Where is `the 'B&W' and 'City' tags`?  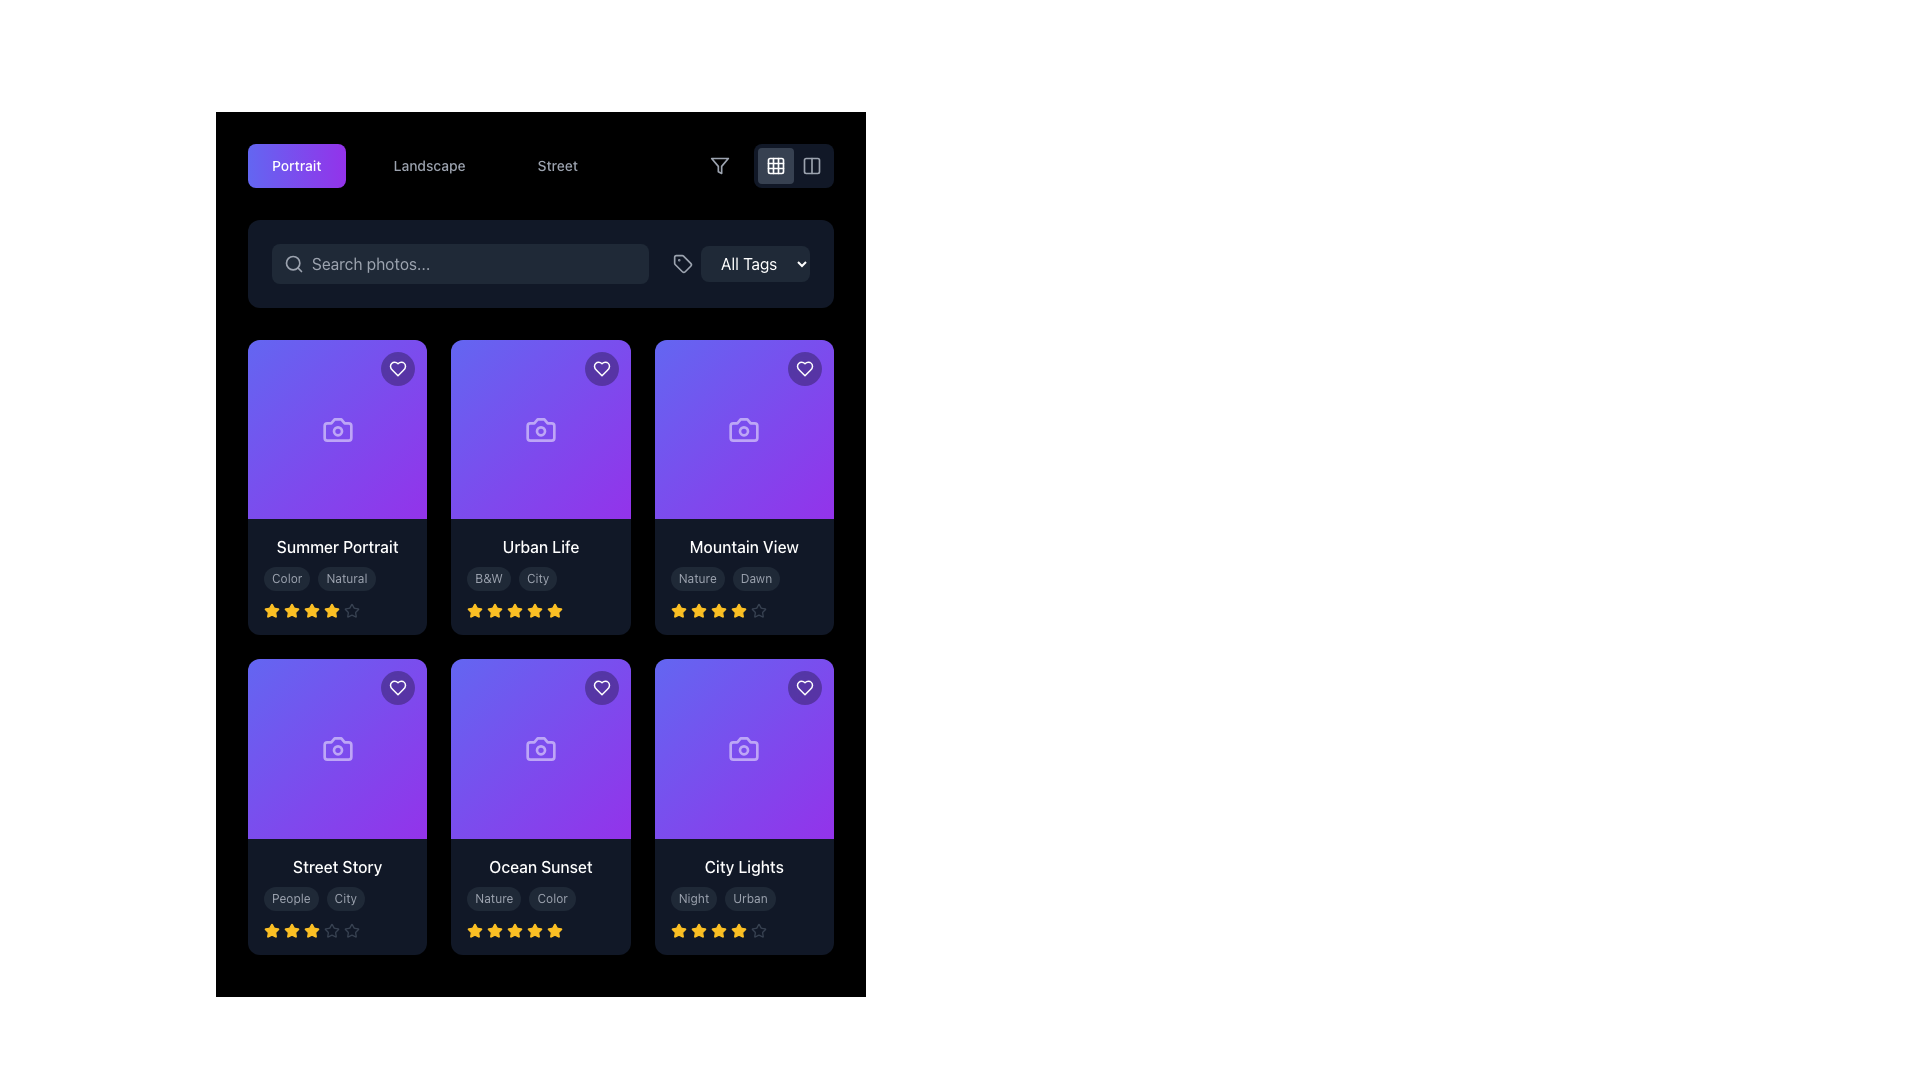 the 'B&W' and 'City' tags is located at coordinates (541, 577).